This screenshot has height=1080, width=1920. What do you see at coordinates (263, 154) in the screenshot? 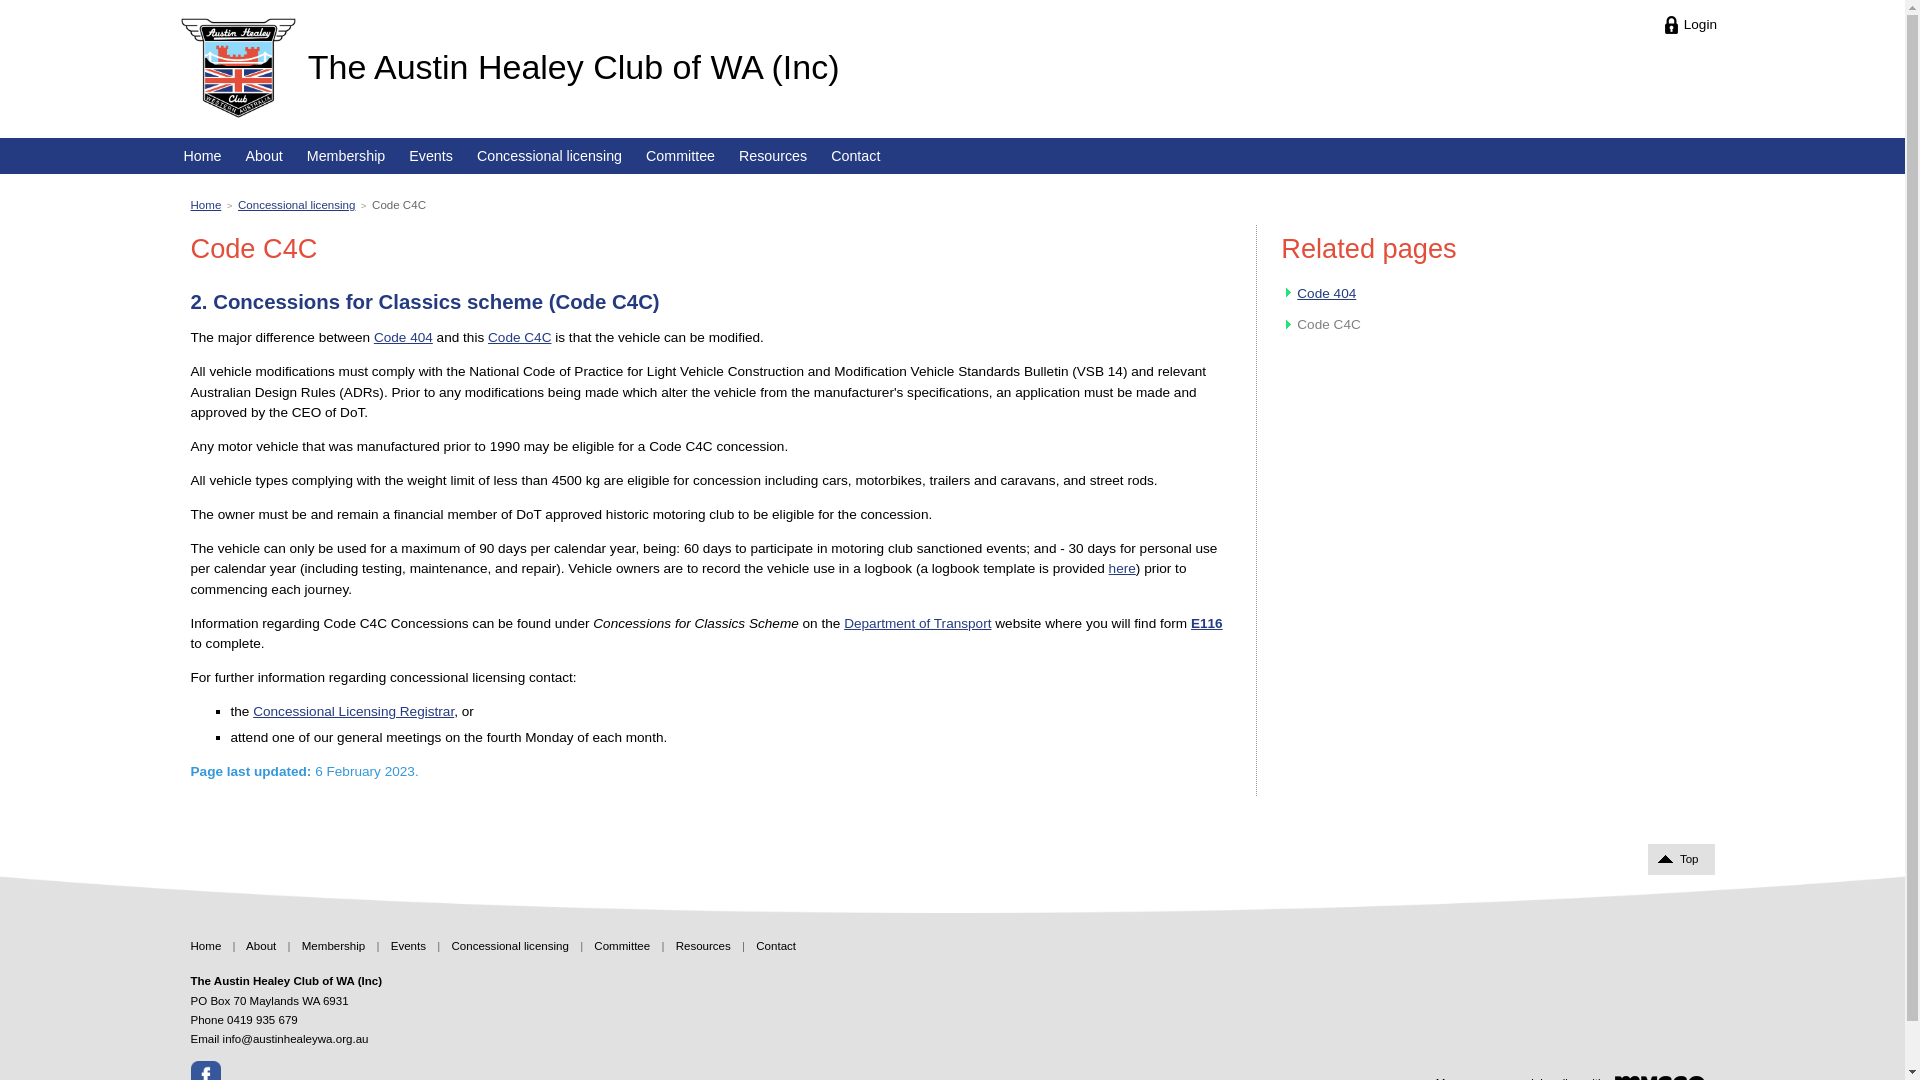
I see `'About'` at bounding box center [263, 154].